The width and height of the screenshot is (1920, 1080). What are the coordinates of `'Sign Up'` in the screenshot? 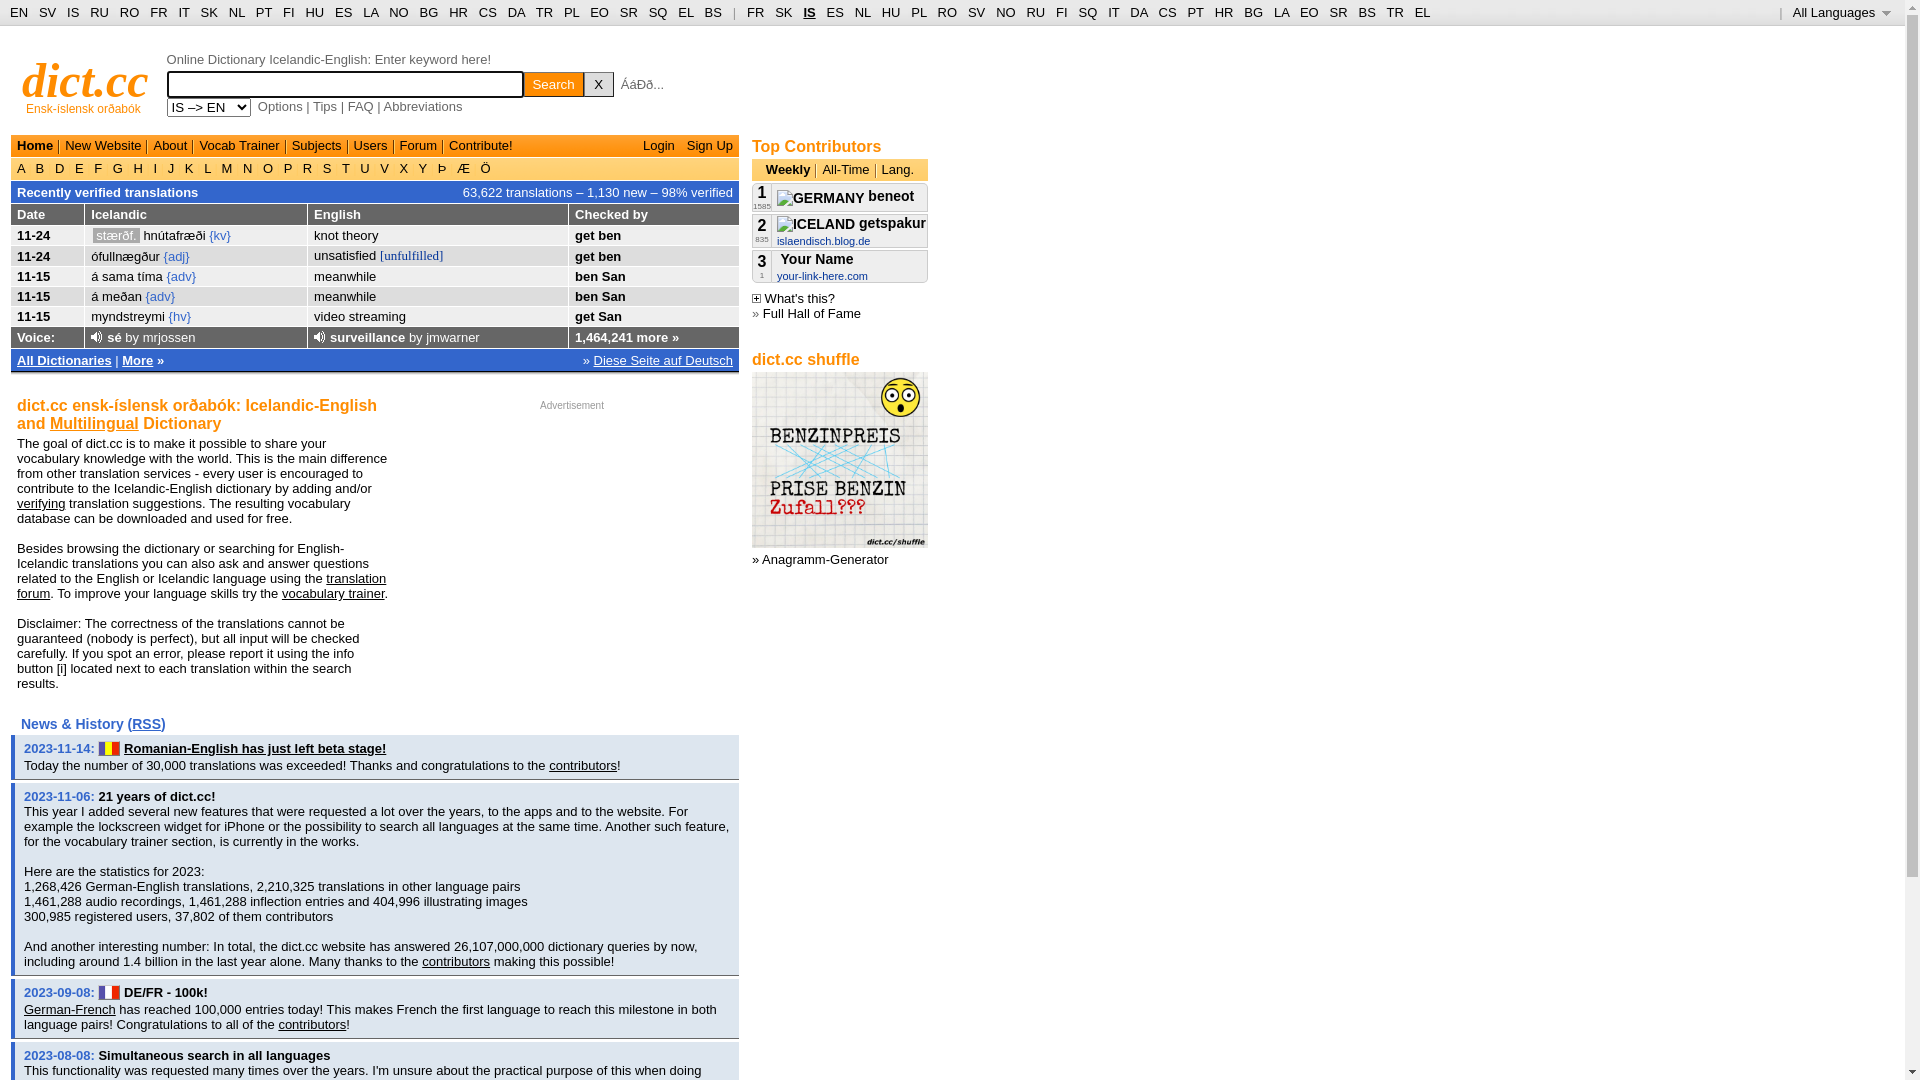 It's located at (710, 144).